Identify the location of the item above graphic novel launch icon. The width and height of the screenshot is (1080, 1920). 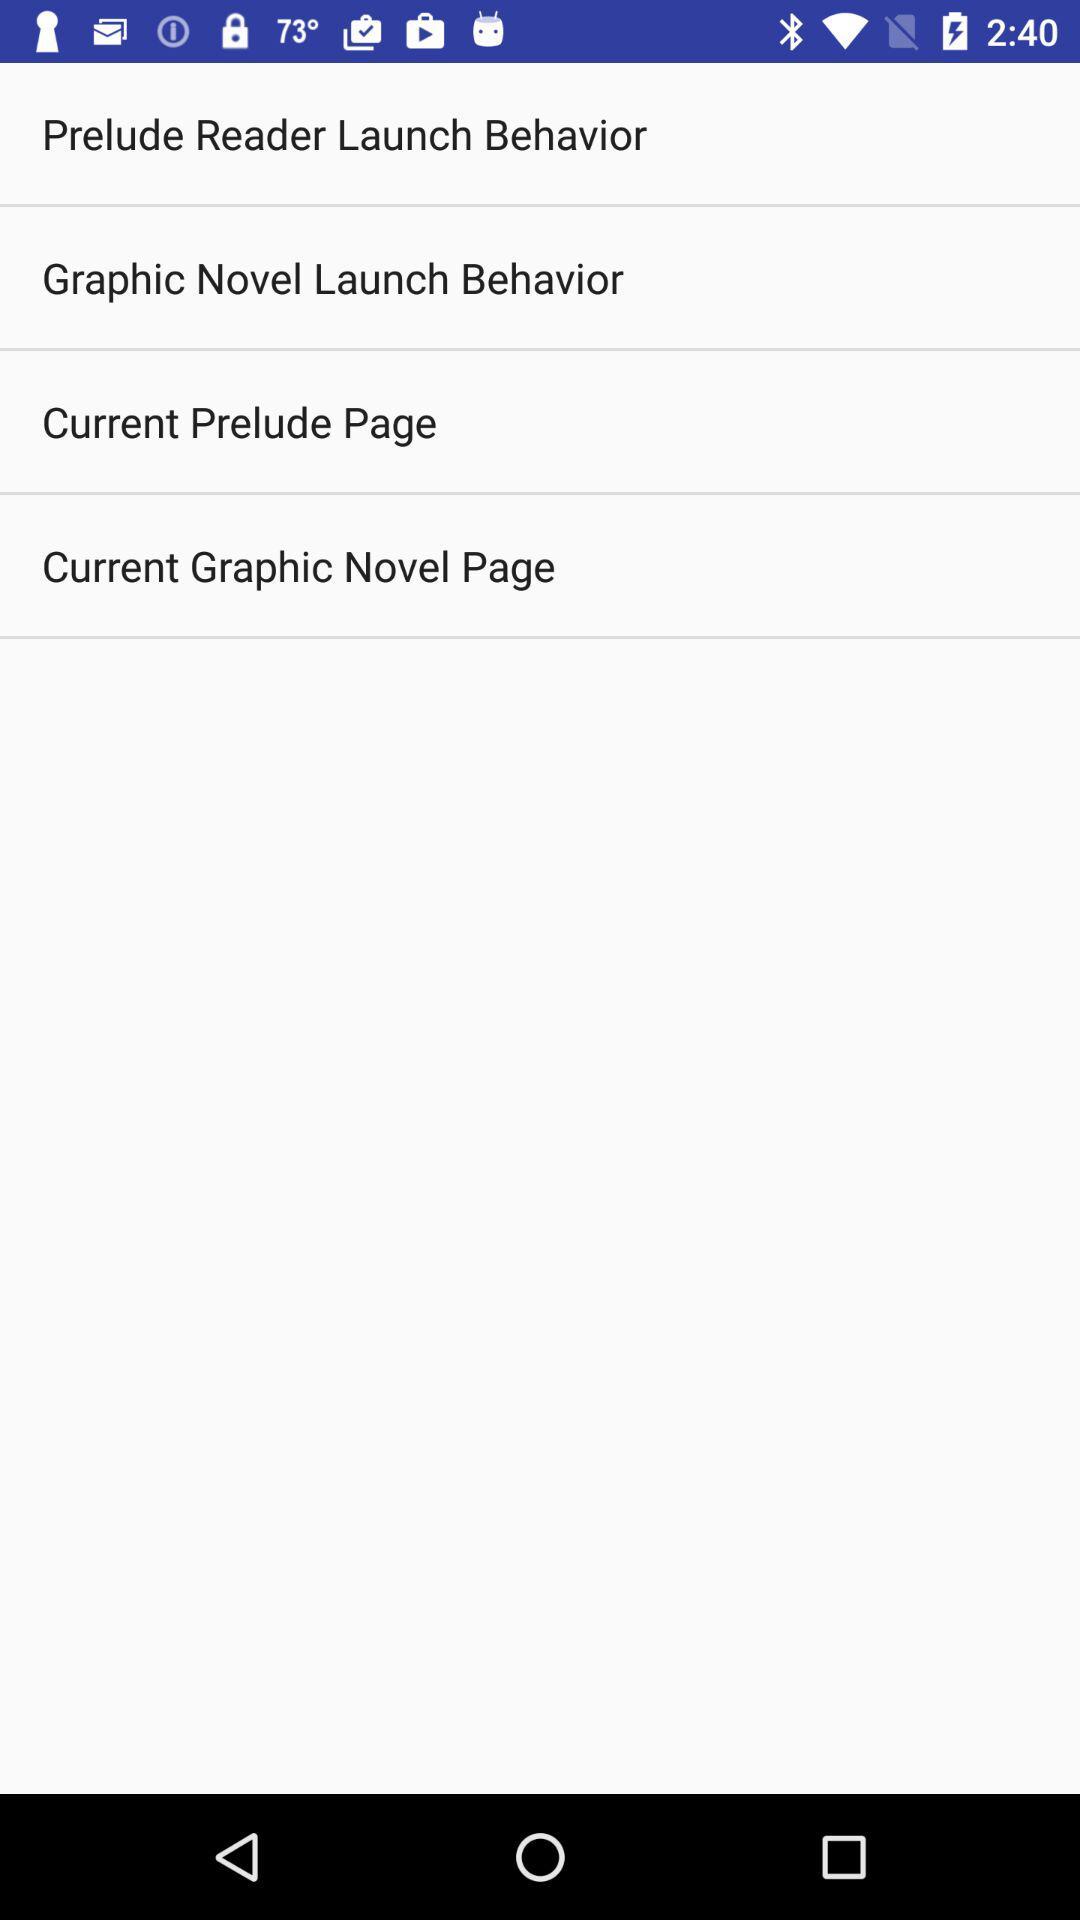
(343, 132).